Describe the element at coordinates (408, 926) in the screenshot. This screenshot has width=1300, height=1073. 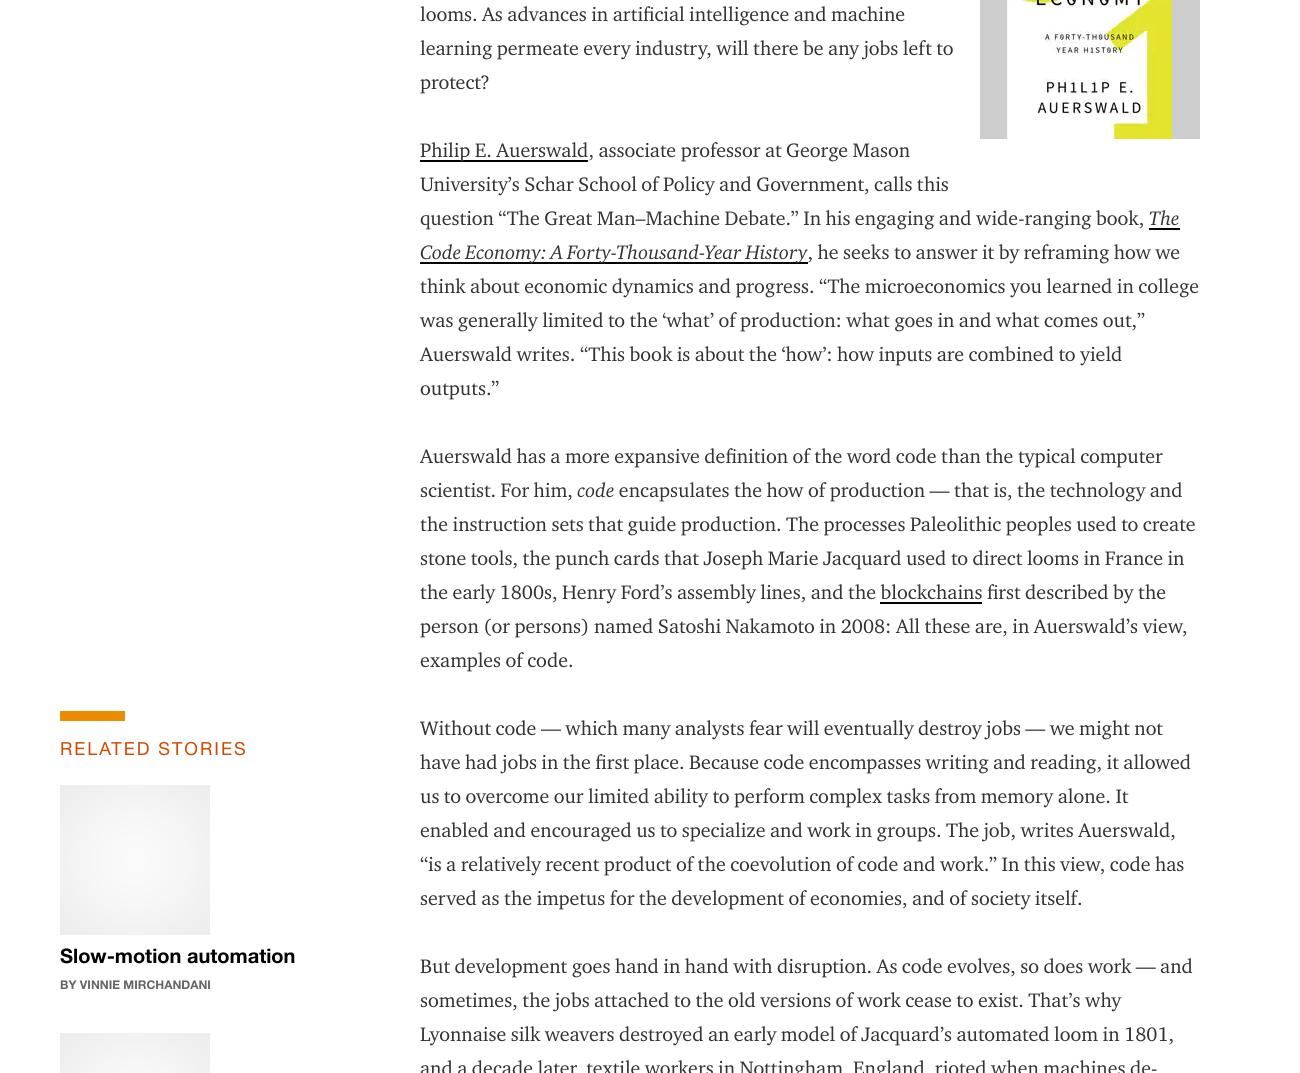
I see `'Sign up for newsletters'` at that location.